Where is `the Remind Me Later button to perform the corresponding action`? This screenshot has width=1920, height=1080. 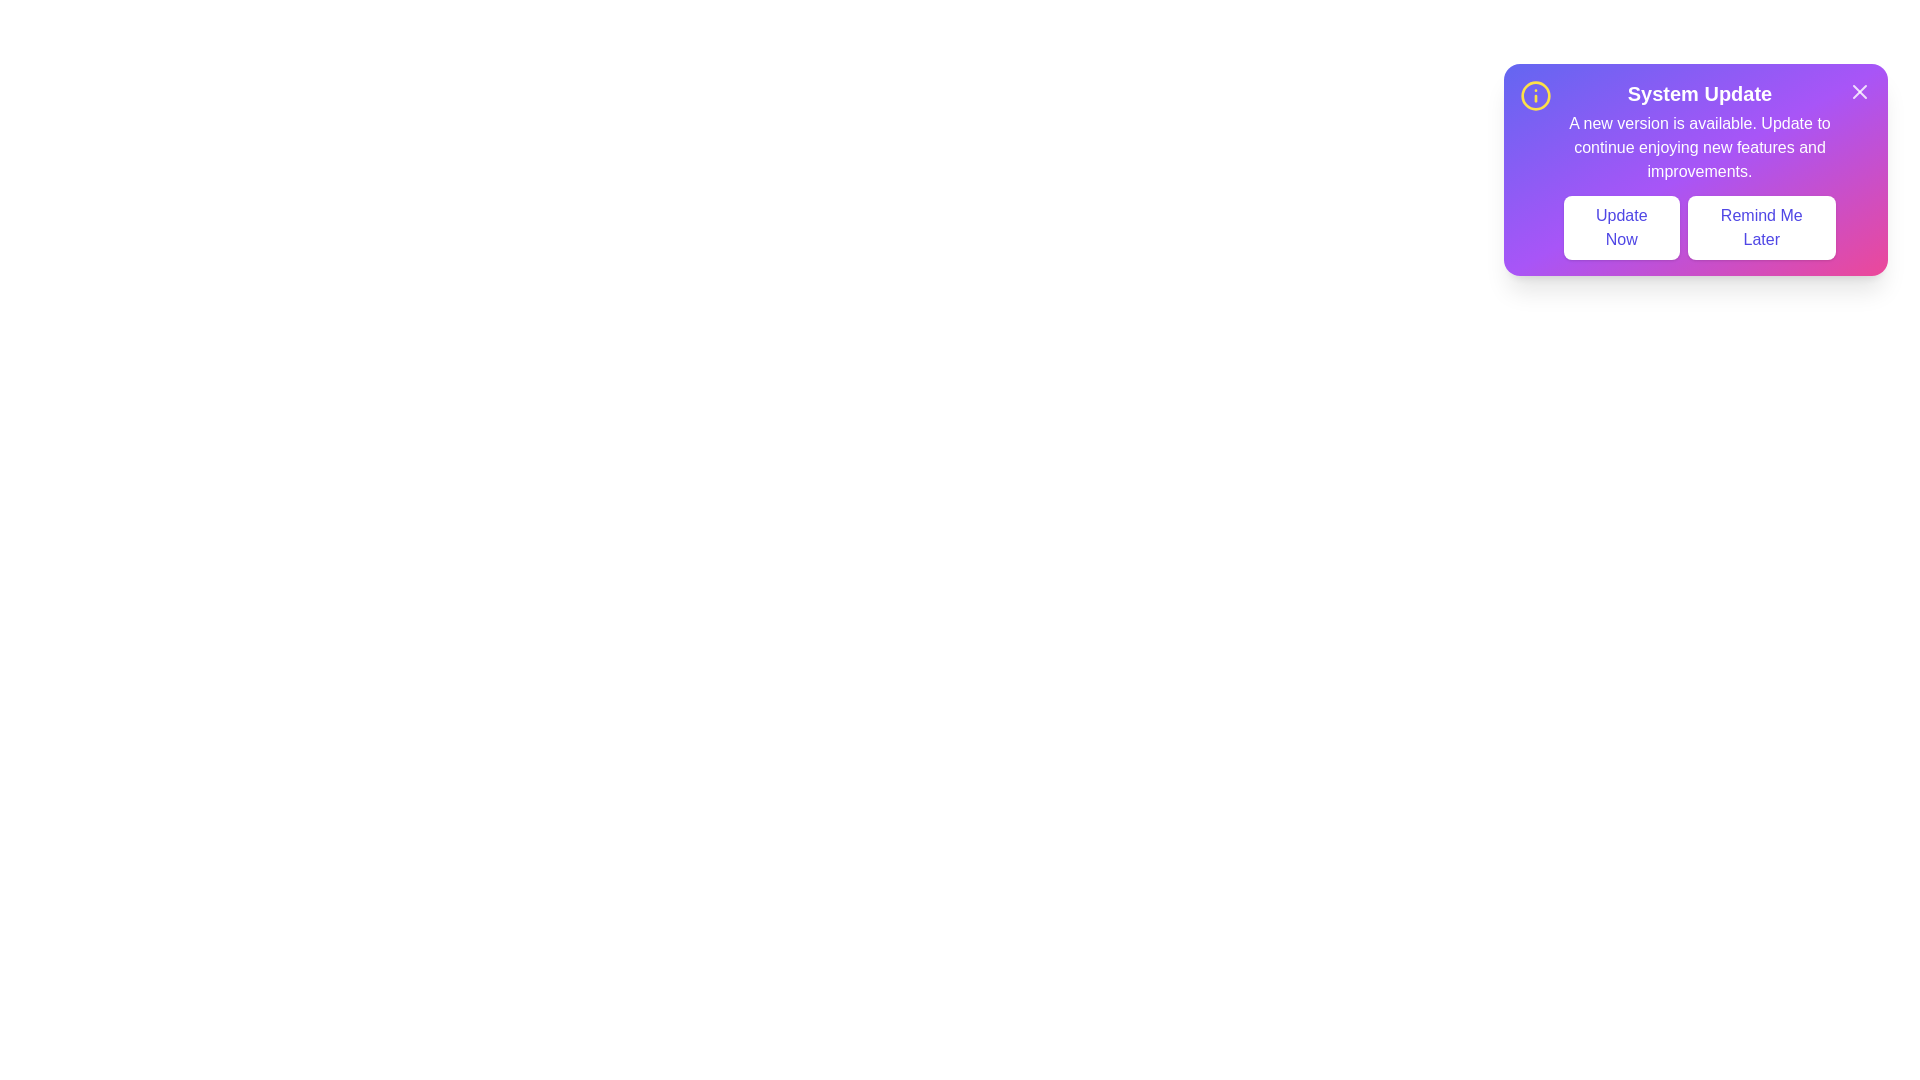
the Remind Me Later button to perform the corresponding action is located at coordinates (1761, 226).